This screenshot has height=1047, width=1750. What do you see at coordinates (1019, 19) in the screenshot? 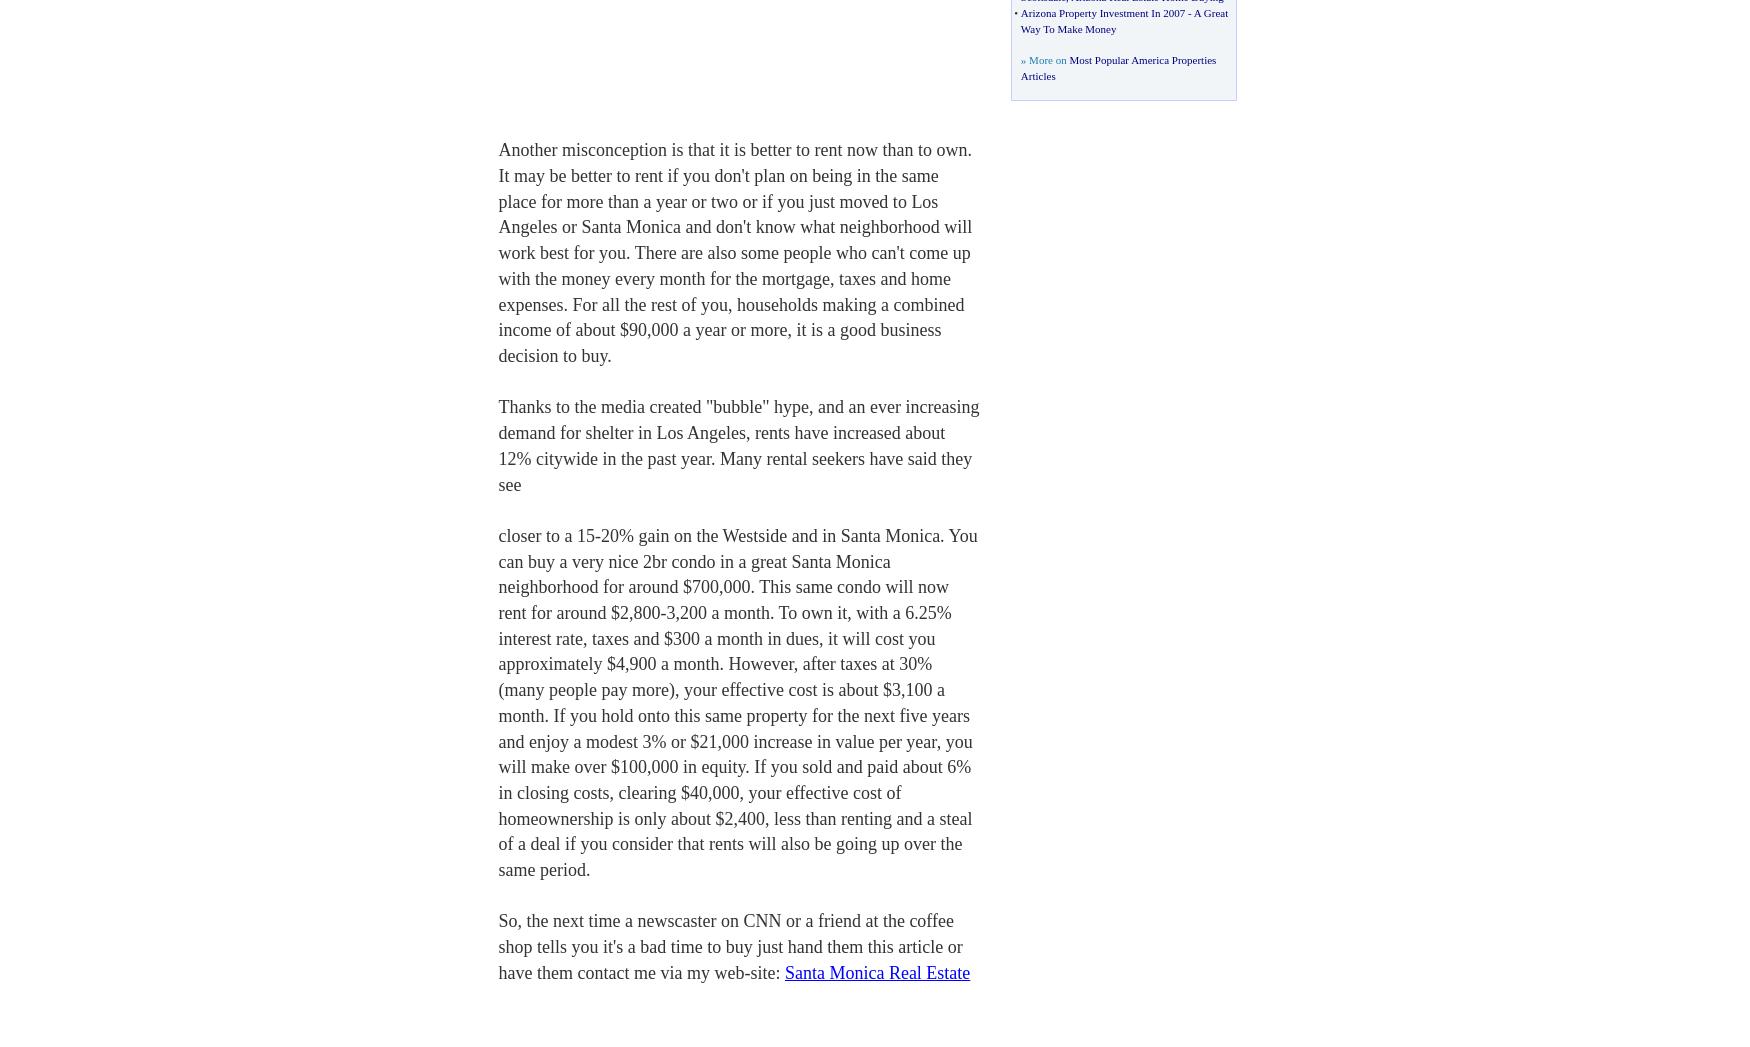
I see `'A Great Way To Make Money'` at bounding box center [1019, 19].